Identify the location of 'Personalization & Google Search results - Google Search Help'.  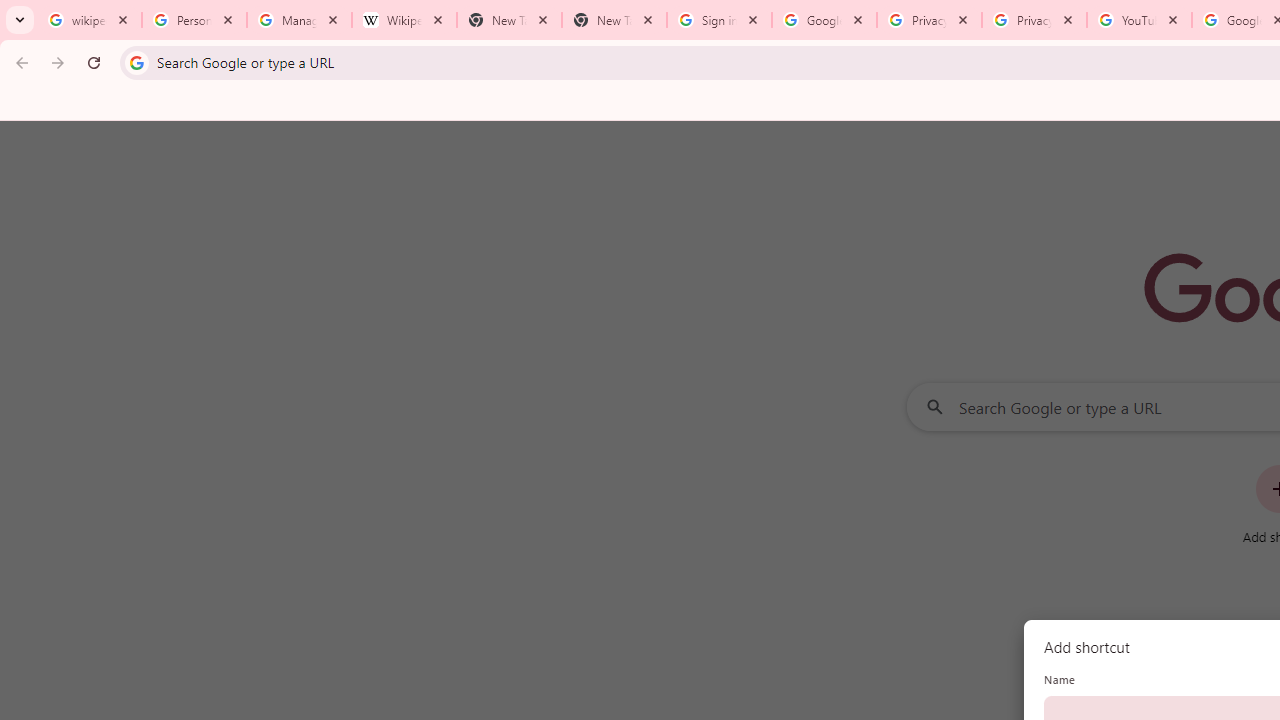
(194, 20).